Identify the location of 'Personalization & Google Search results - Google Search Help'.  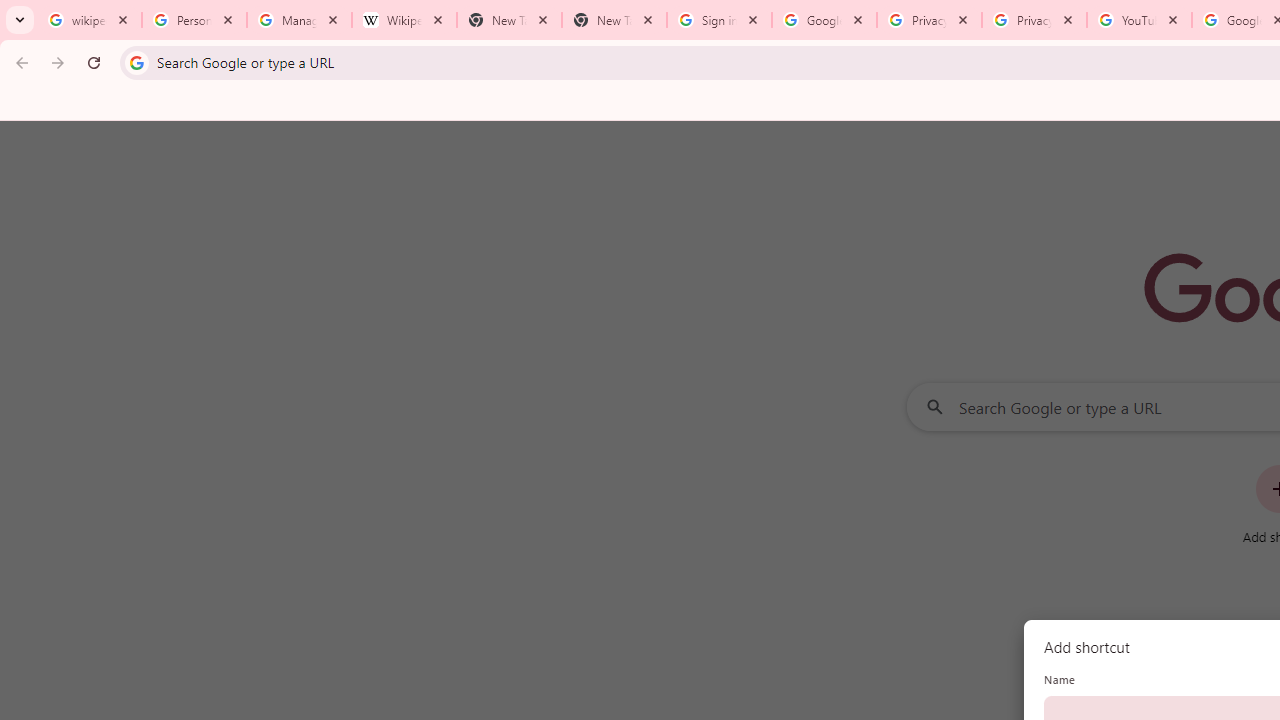
(194, 20).